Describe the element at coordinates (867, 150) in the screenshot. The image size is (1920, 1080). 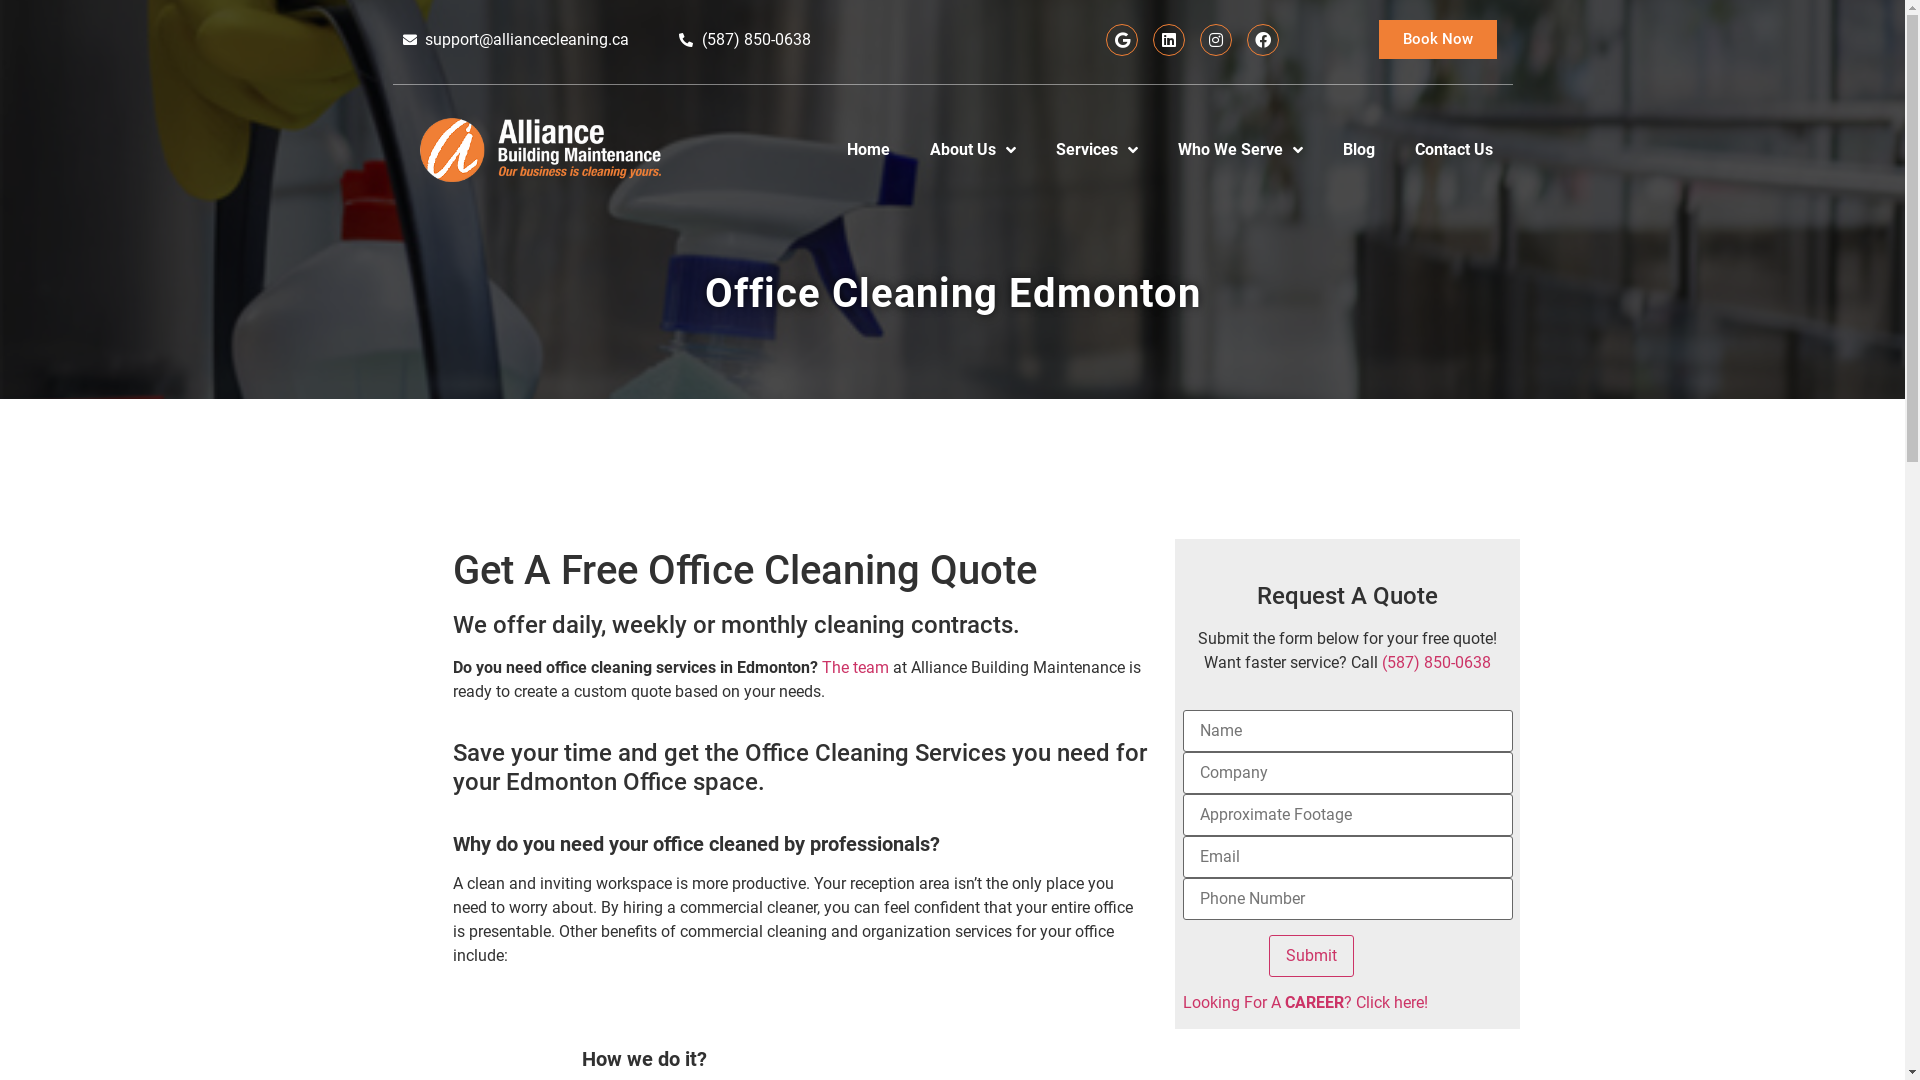
I see `'Home'` at that location.